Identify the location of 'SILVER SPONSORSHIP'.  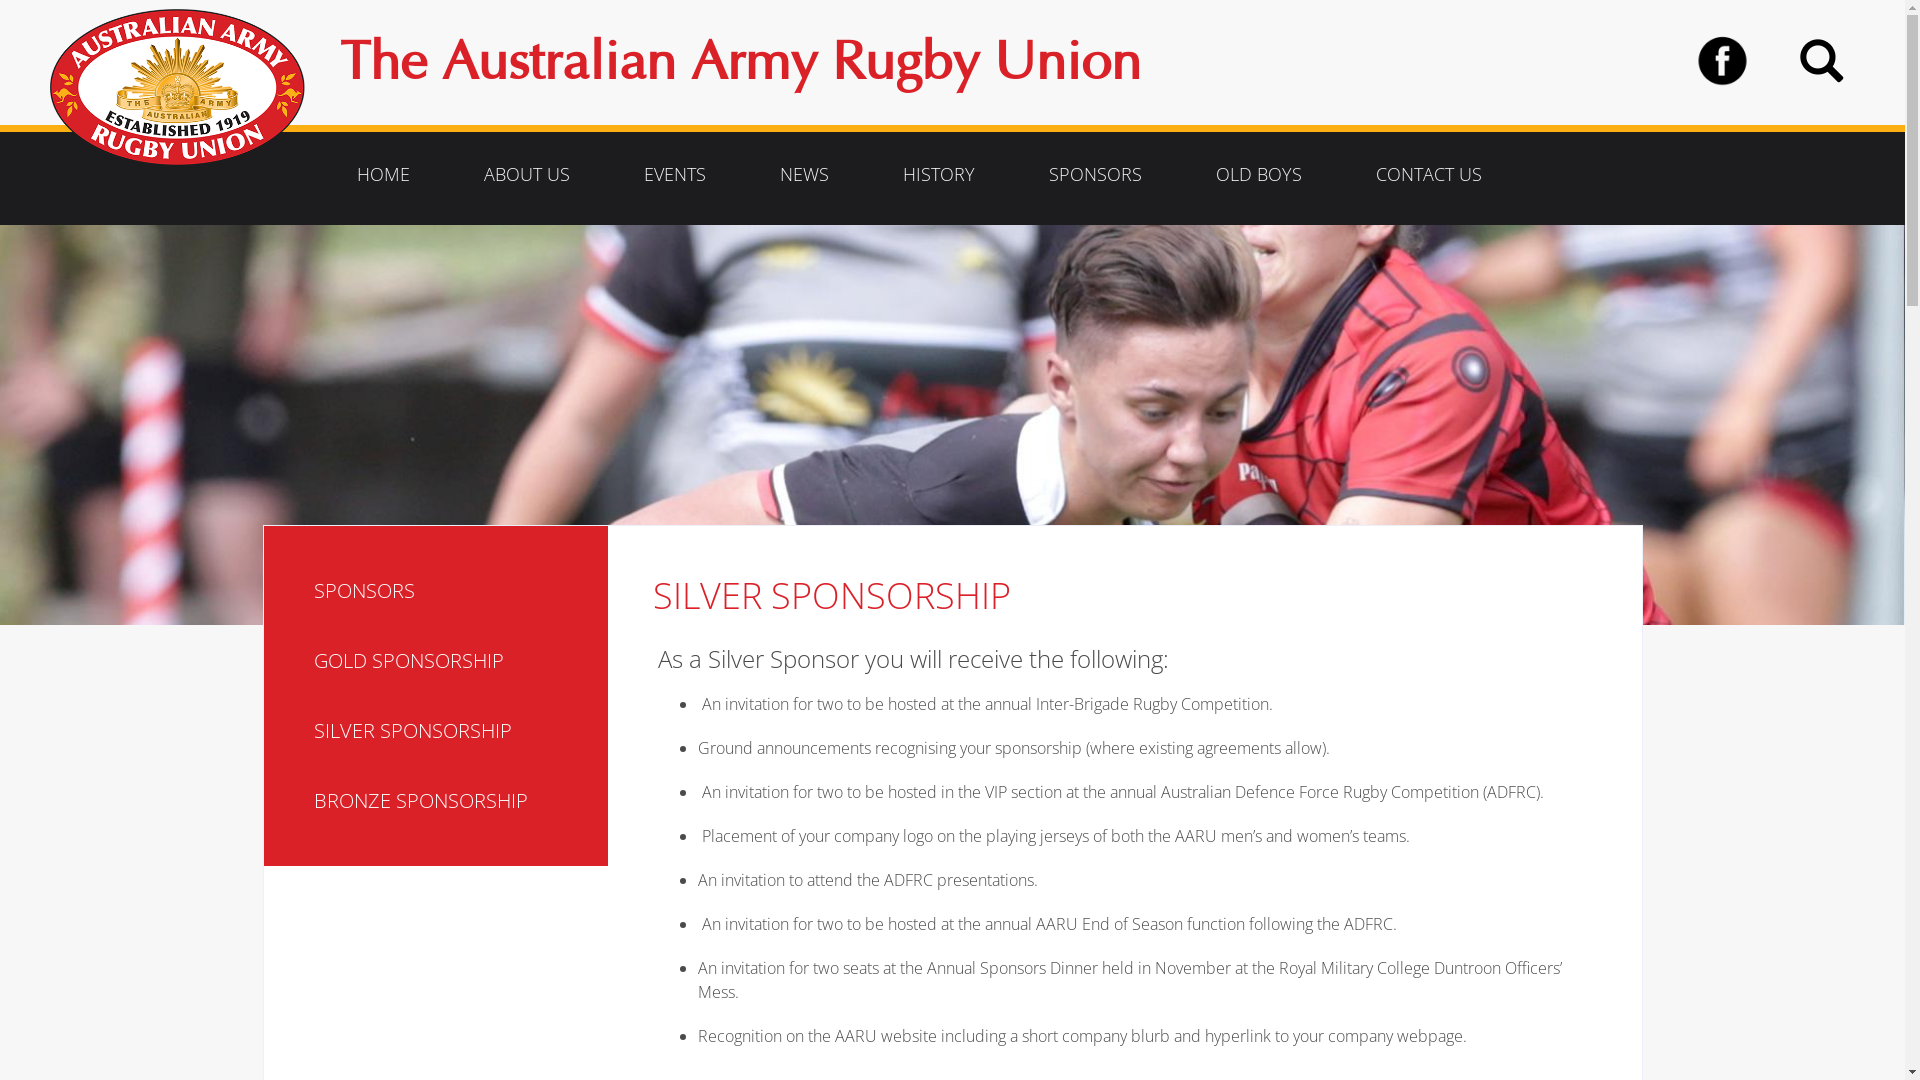
(453, 731).